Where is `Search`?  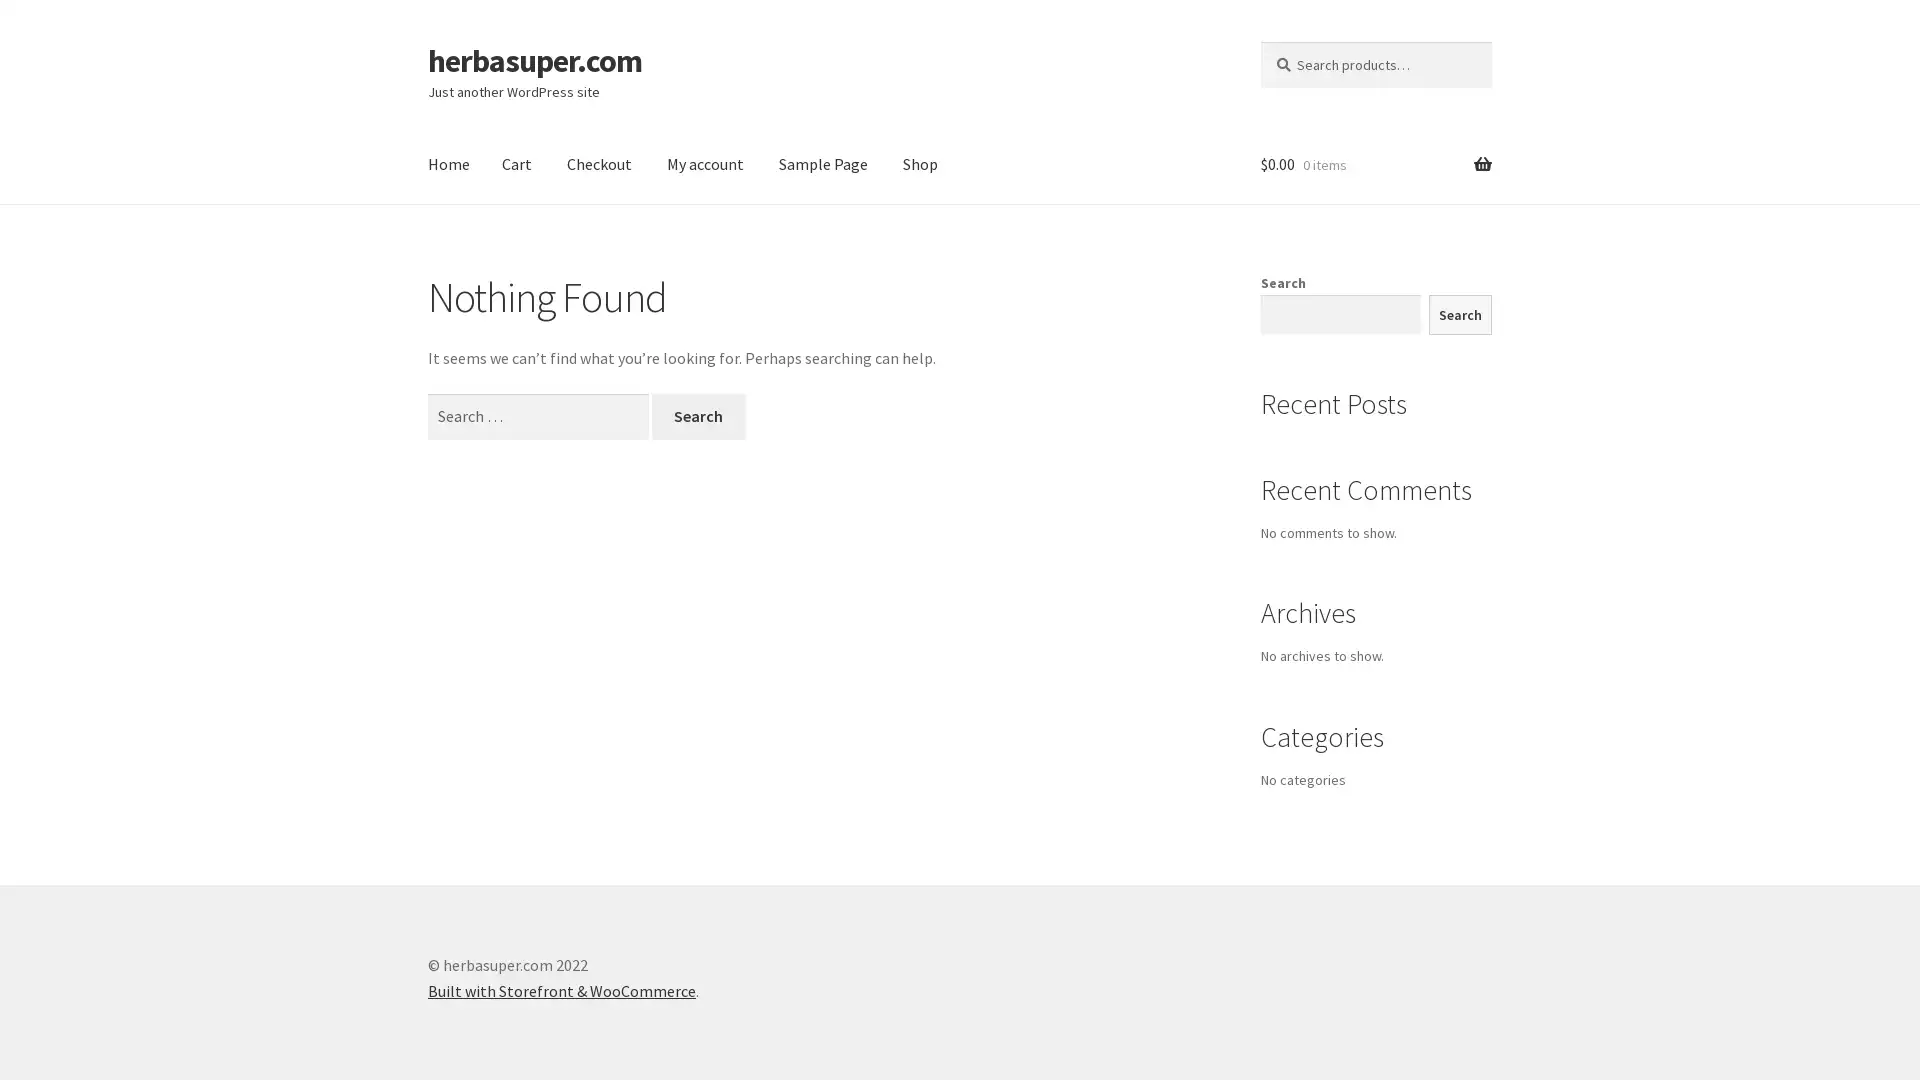 Search is located at coordinates (1258, 40).